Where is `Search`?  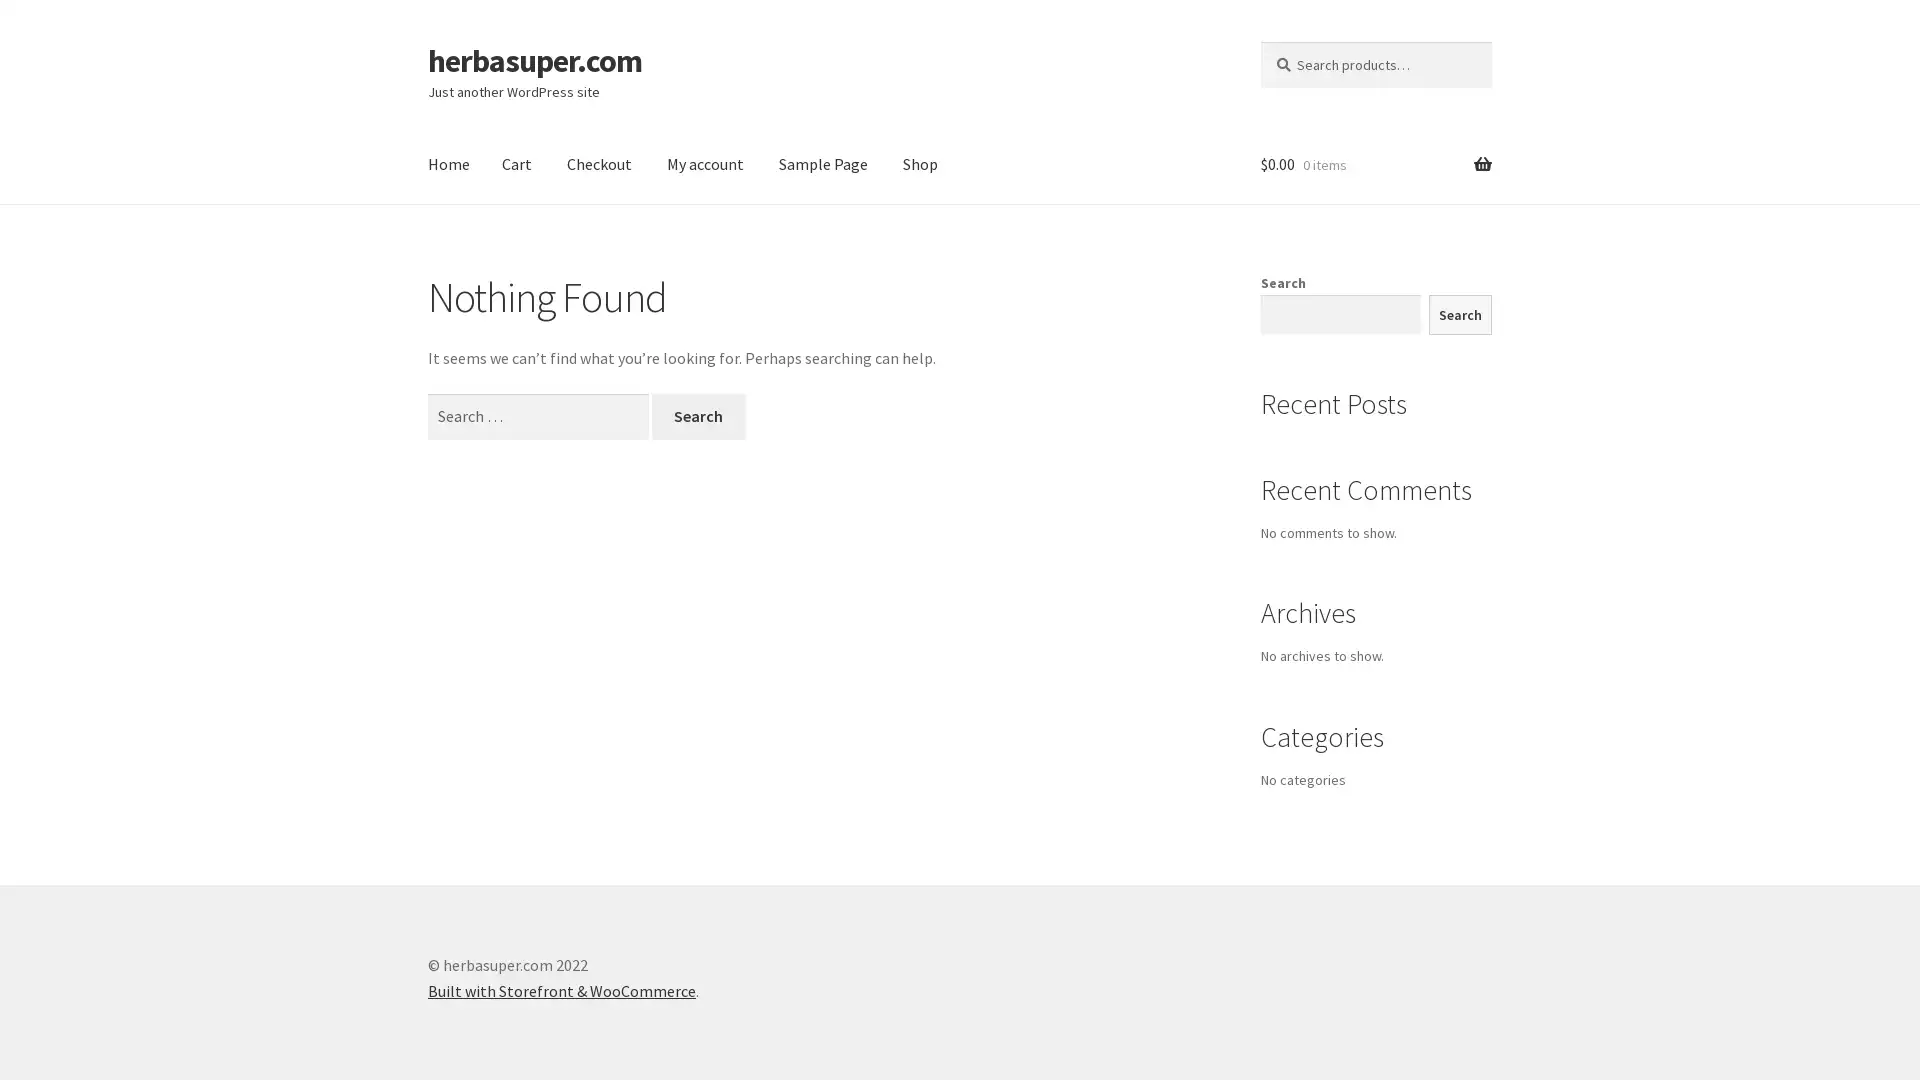 Search is located at coordinates (1258, 40).